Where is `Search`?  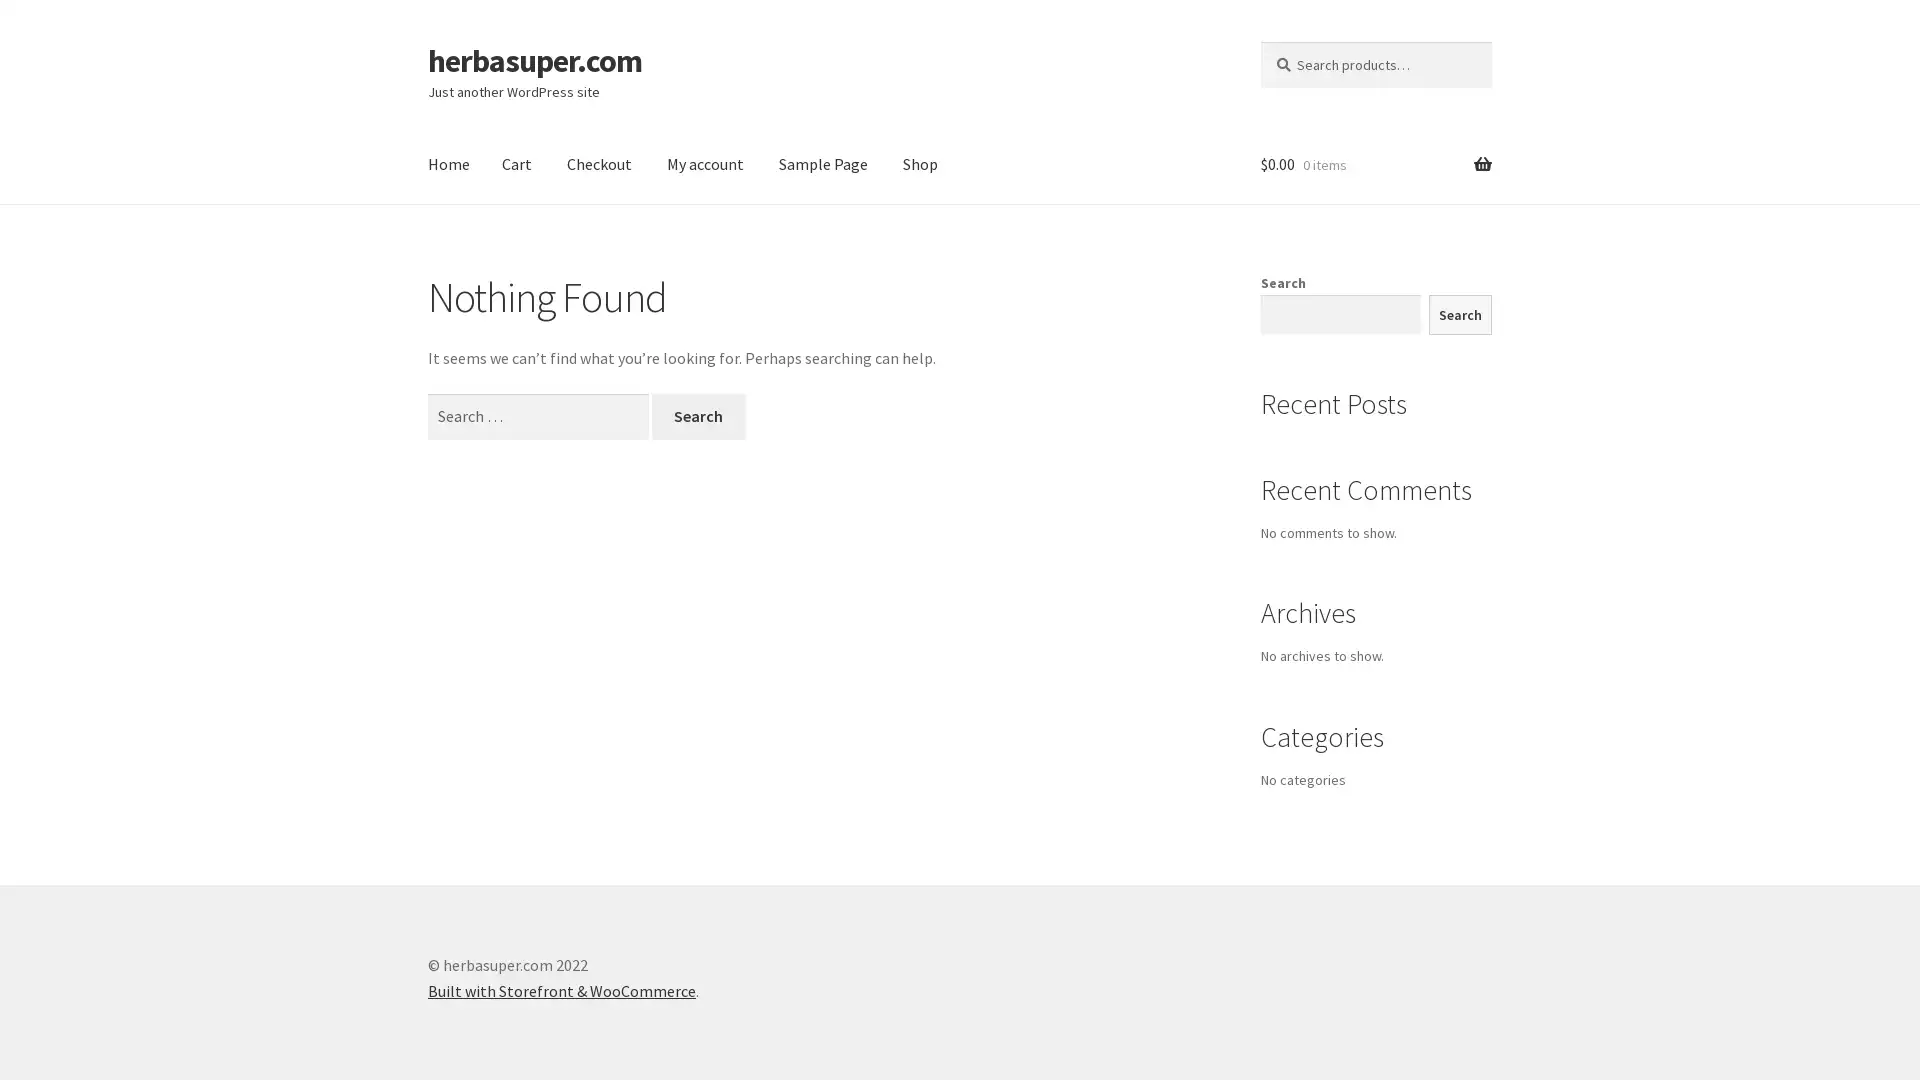 Search is located at coordinates (1258, 40).